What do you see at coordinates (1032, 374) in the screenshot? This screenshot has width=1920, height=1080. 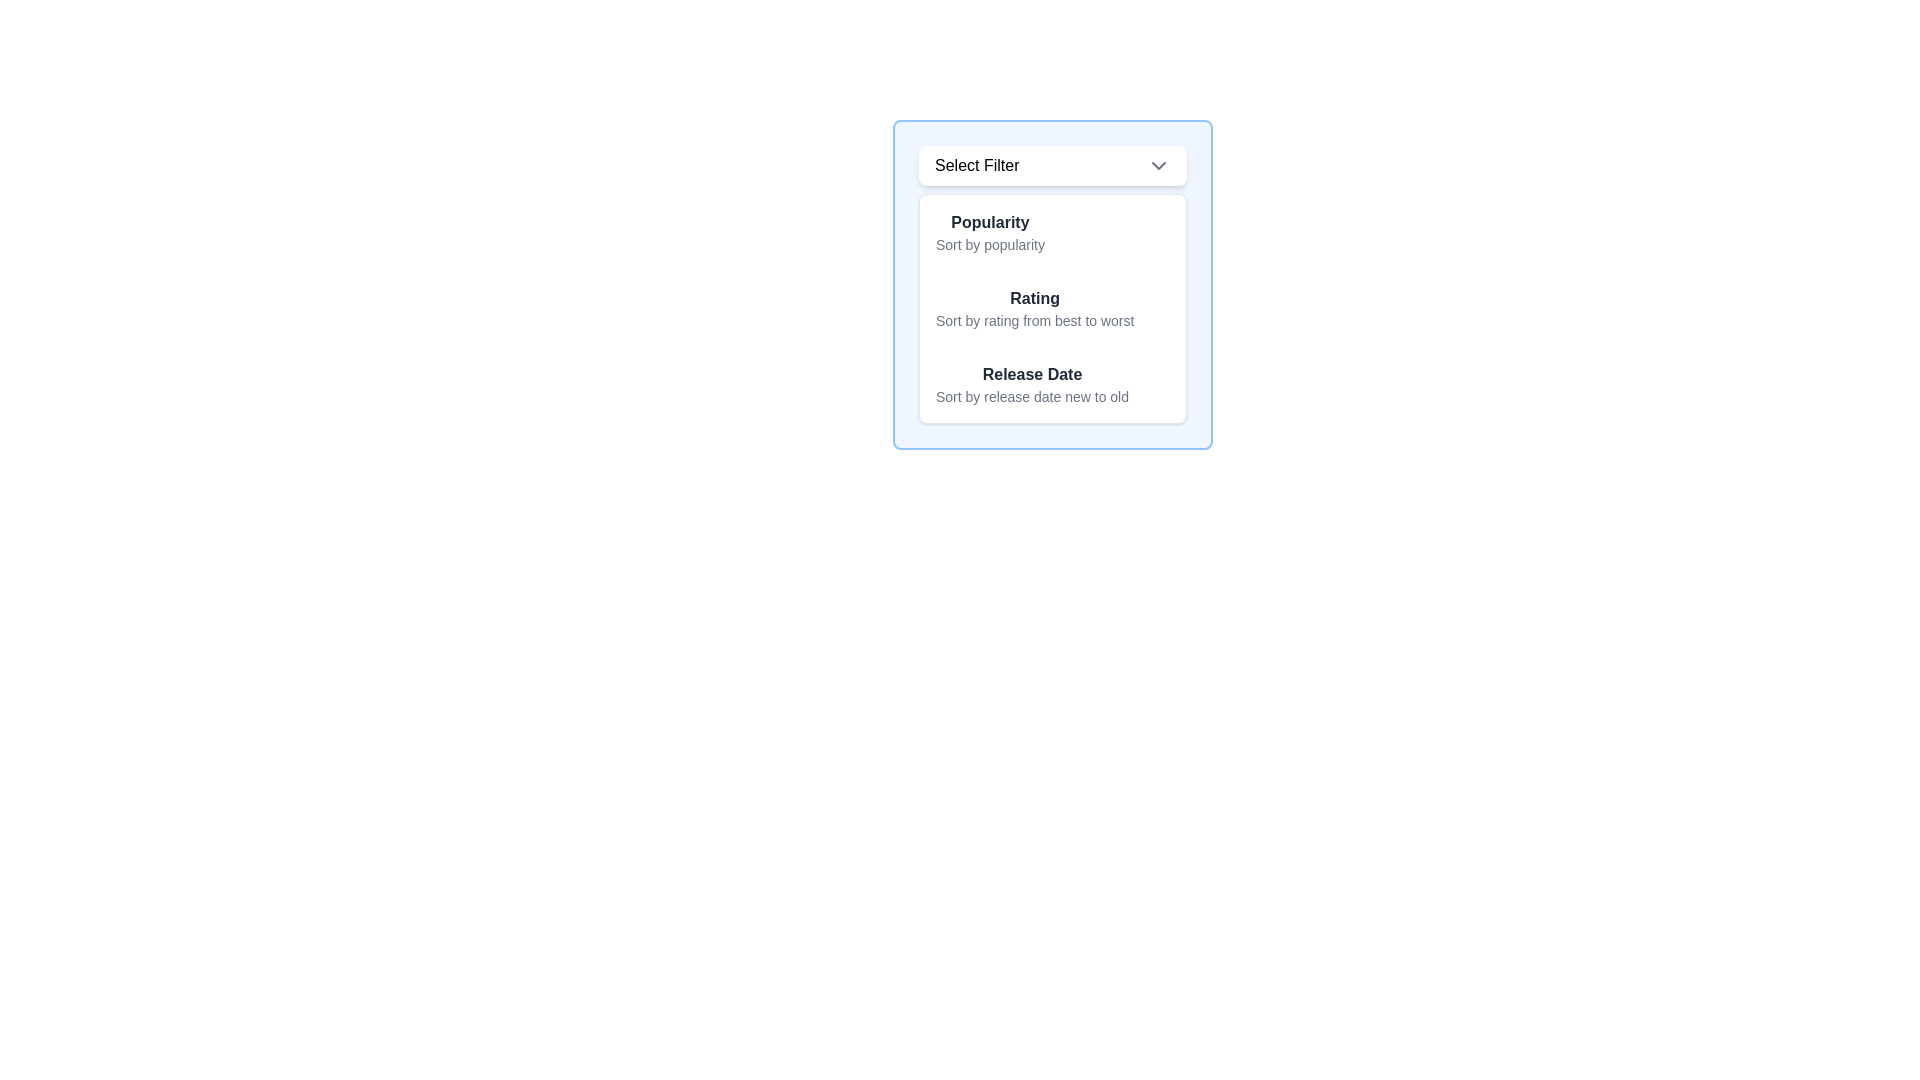 I see `the 'Release Date' static text element, which is displayed in a bold font style and gray color, located within a dropdown menu as the third sorting option` at bounding box center [1032, 374].